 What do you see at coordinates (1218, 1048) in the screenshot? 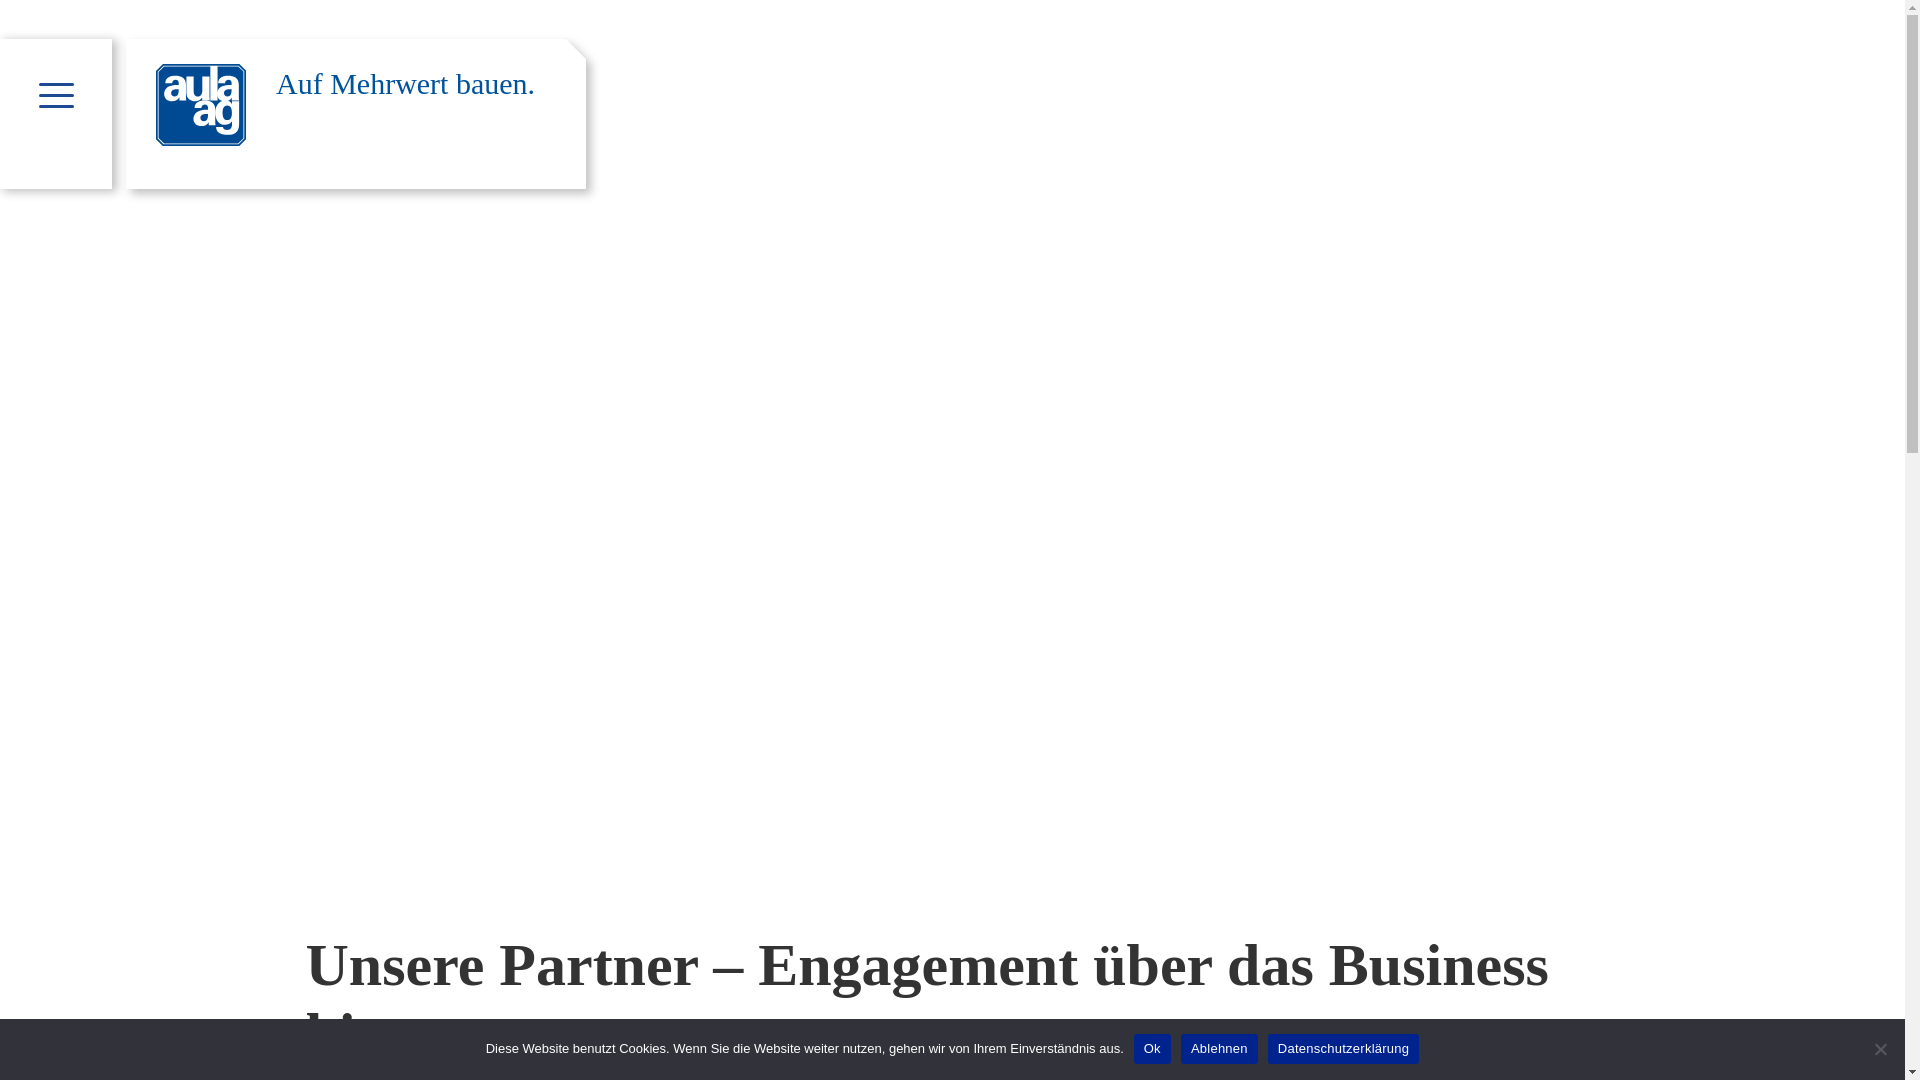
I see `'Ablehnen'` at bounding box center [1218, 1048].